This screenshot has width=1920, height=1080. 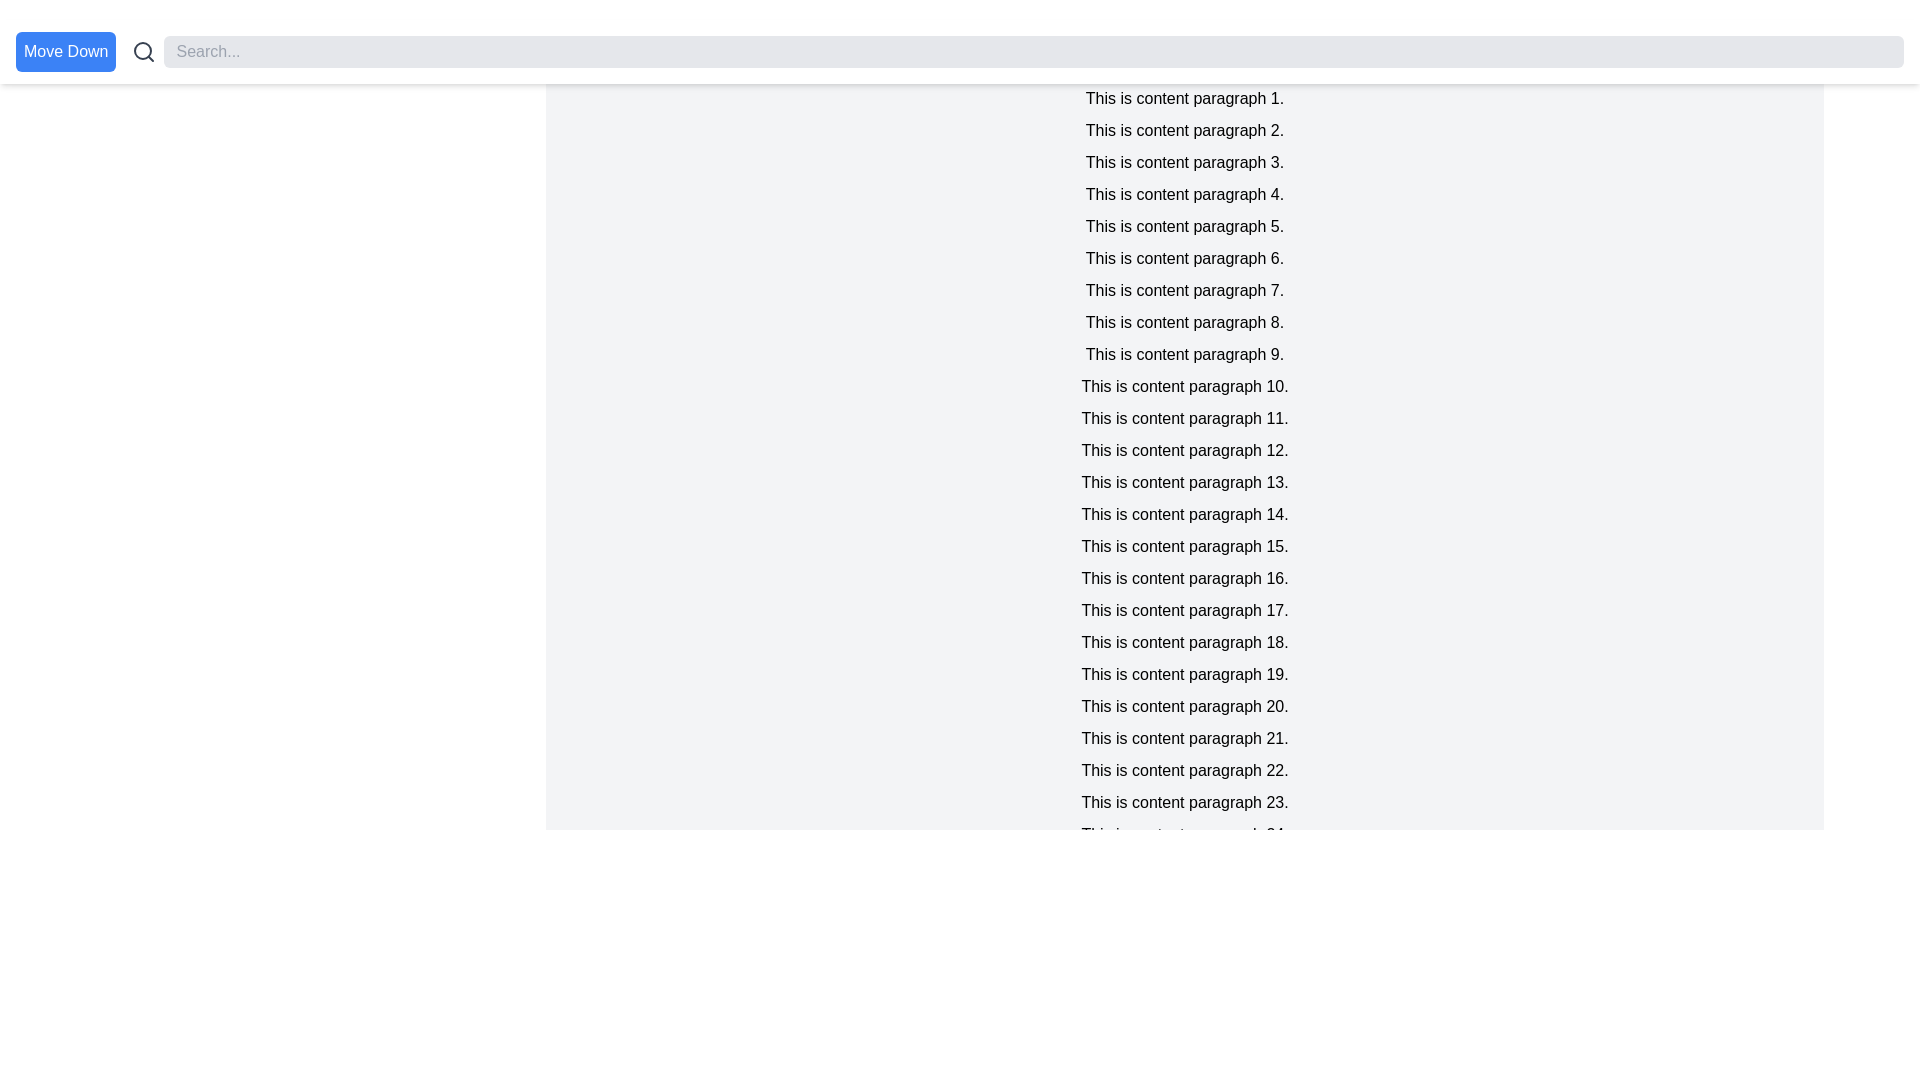 What do you see at coordinates (1185, 770) in the screenshot?
I see `the non-interactive informational text block, which is the 22nd item in a list of content paragraphs, located between the 21st and 23rd paragraphs` at bounding box center [1185, 770].